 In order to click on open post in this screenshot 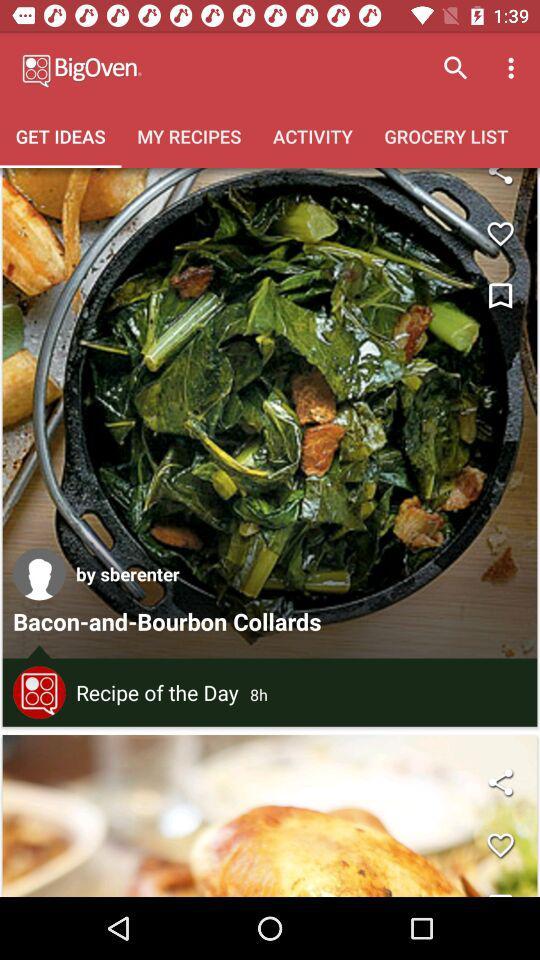, I will do `click(270, 412)`.